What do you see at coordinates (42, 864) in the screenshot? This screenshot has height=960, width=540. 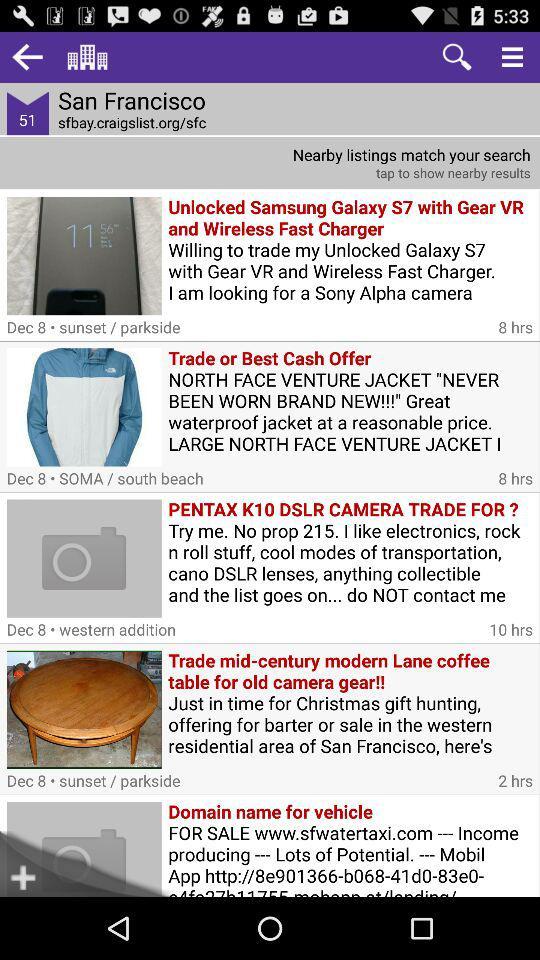 I see `the app next to the domain name for app` at bounding box center [42, 864].